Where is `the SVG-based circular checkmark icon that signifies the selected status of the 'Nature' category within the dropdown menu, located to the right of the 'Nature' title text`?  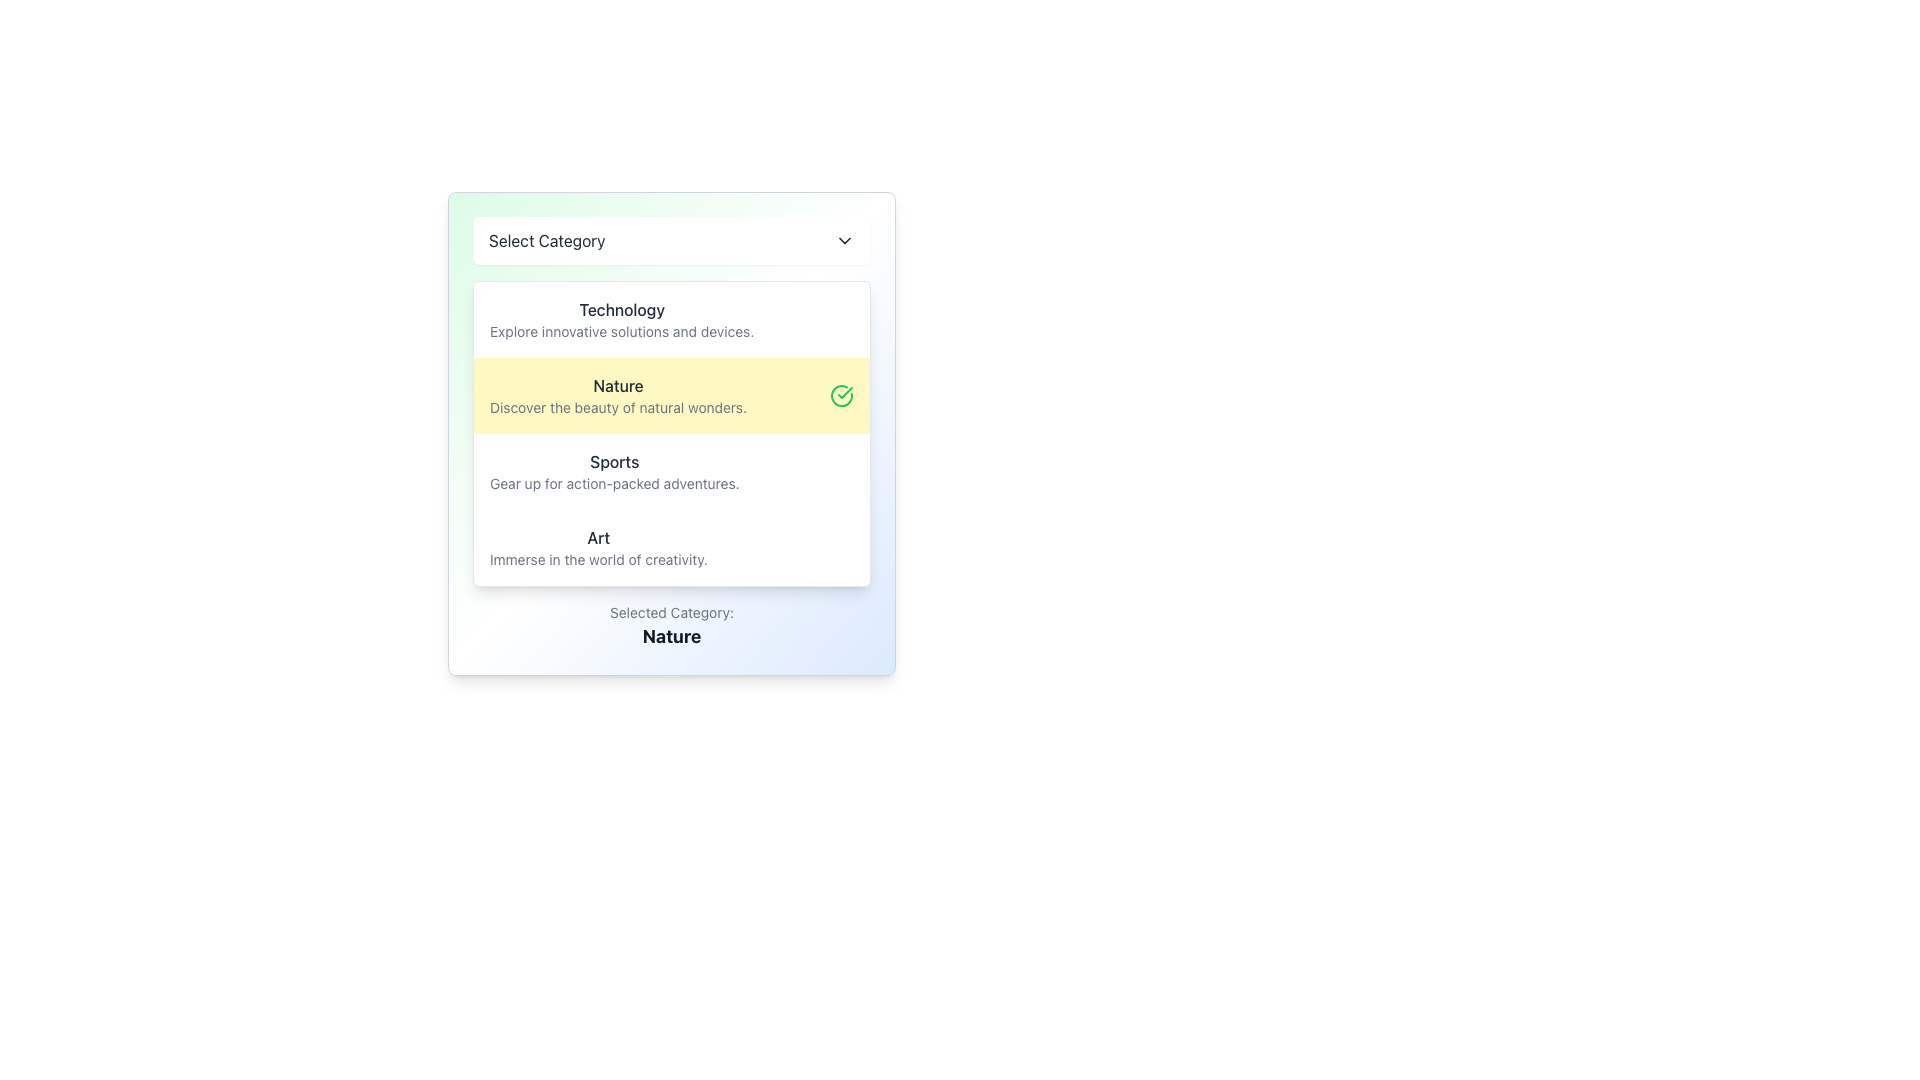 the SVG-based circular checkmark icon that signifies the selected status of the 'Nature' category within the dropdown menu, located to the right of the 'Nature' title text is located at coordinates (841, 396).